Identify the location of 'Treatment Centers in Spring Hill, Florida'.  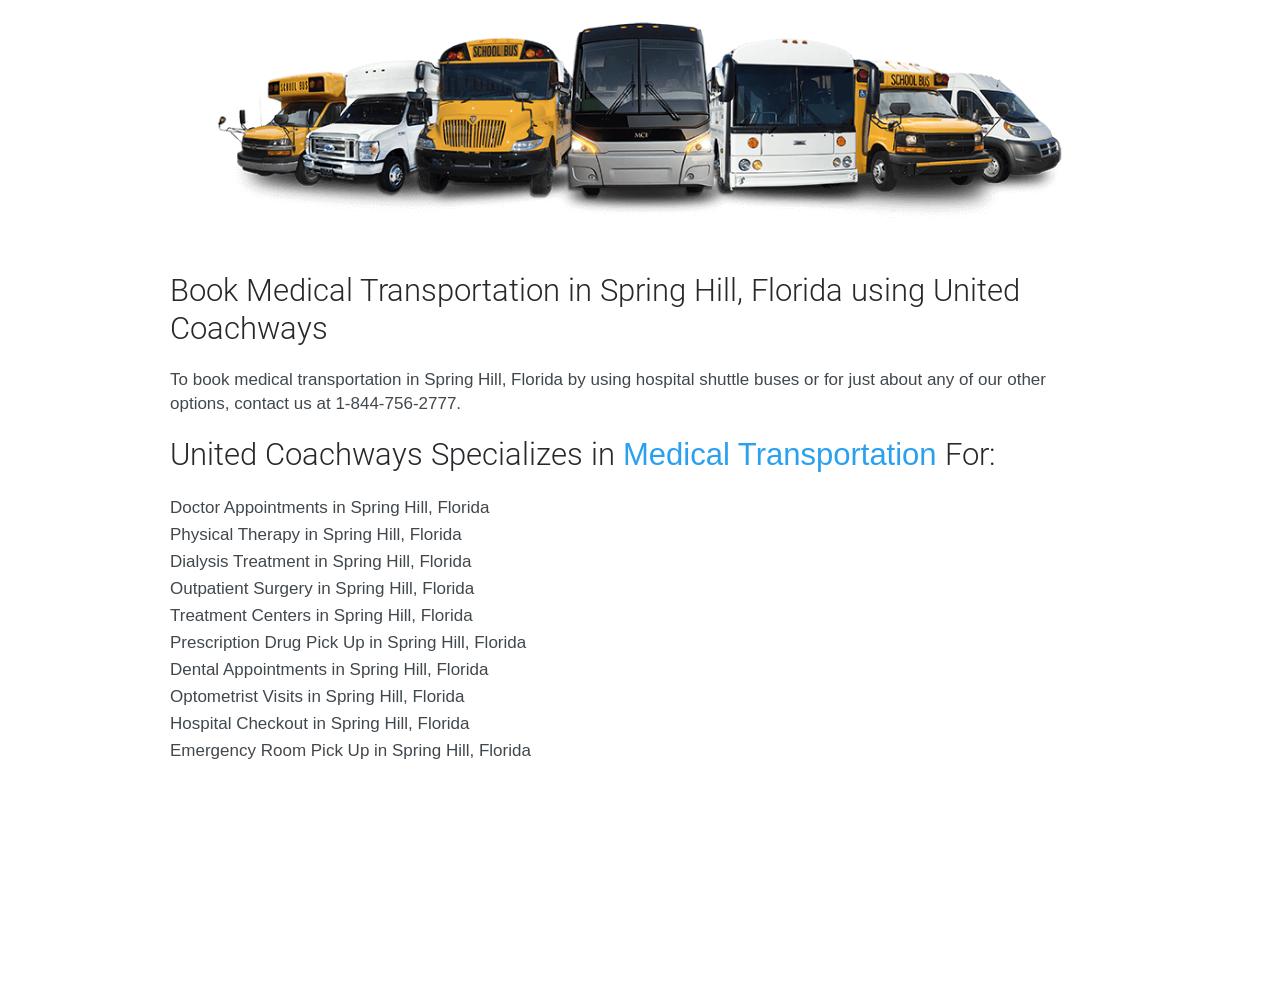
(169, 614).